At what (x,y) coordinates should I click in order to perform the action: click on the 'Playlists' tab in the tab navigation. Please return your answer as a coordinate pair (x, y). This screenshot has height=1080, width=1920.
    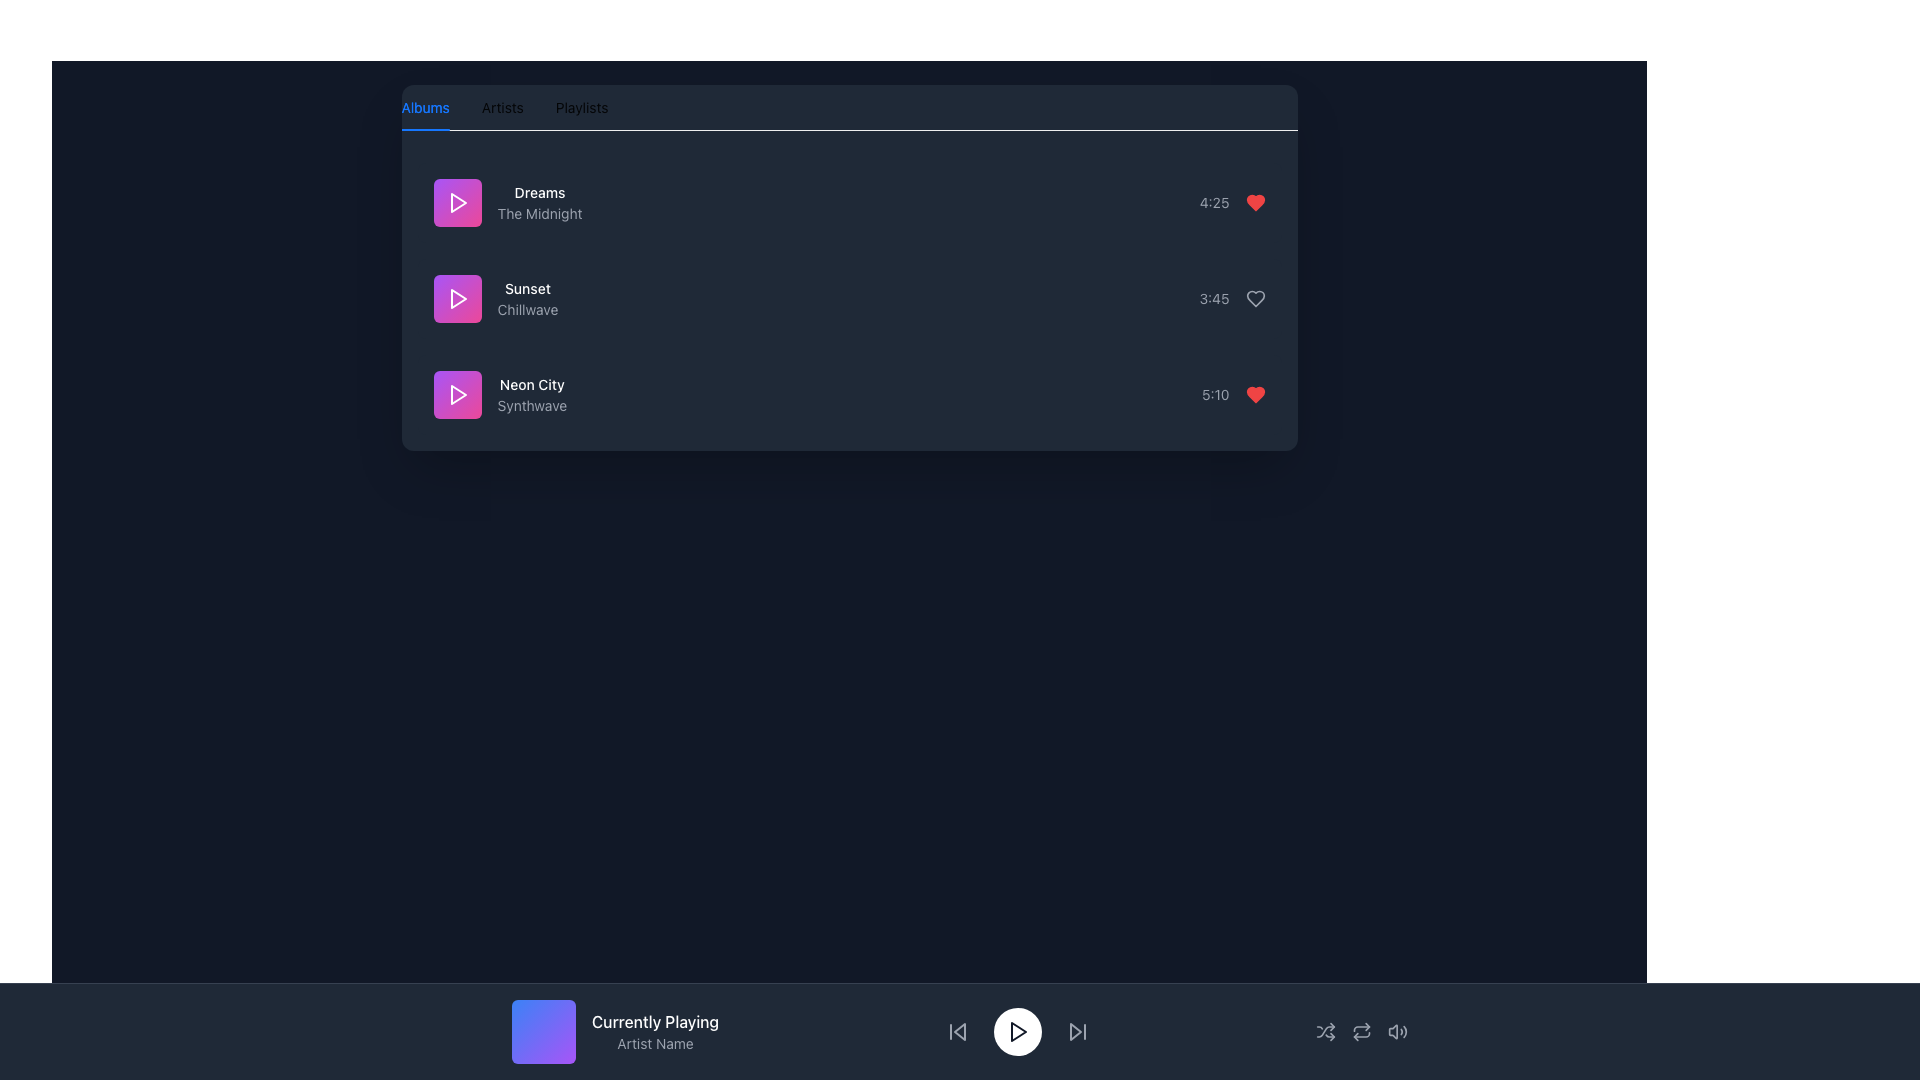
    Looking at the image, I should click on (581, 108).